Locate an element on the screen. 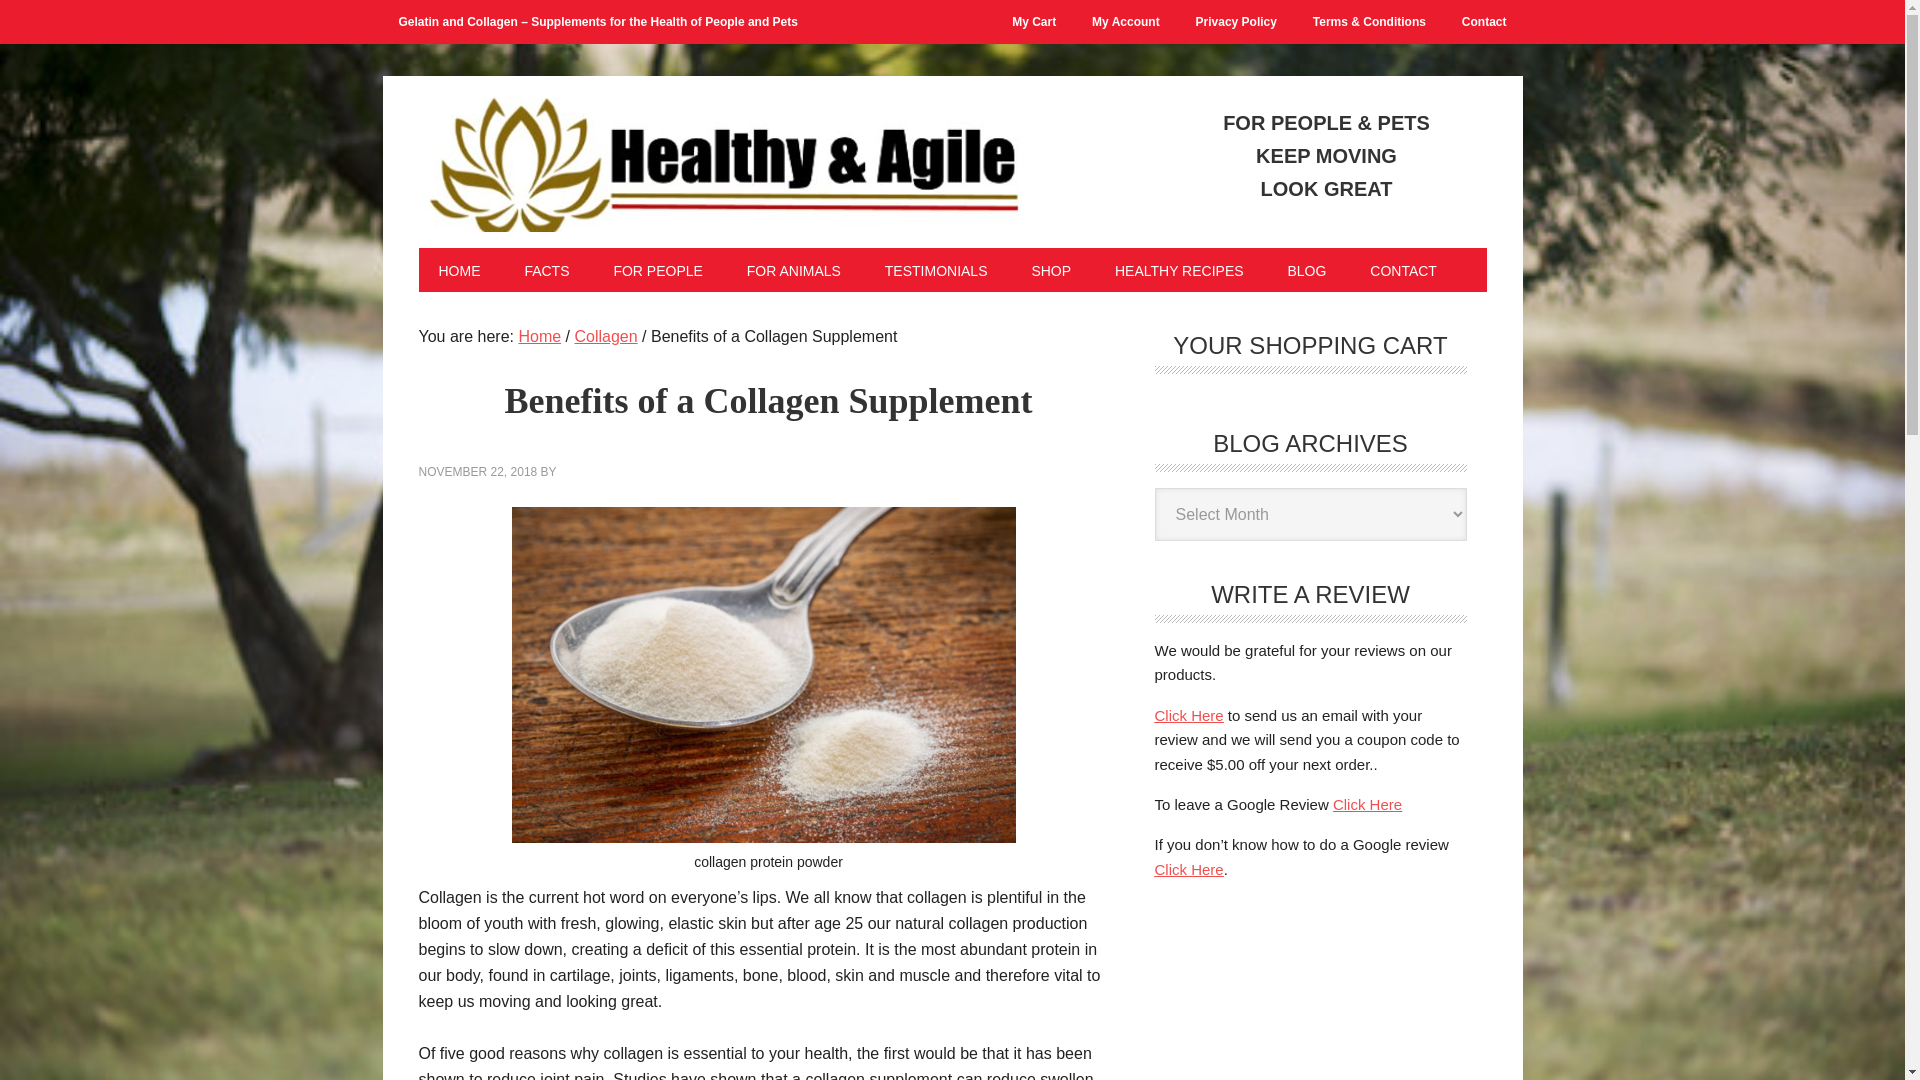  'My Account' is located at coordinates (1126, 22).